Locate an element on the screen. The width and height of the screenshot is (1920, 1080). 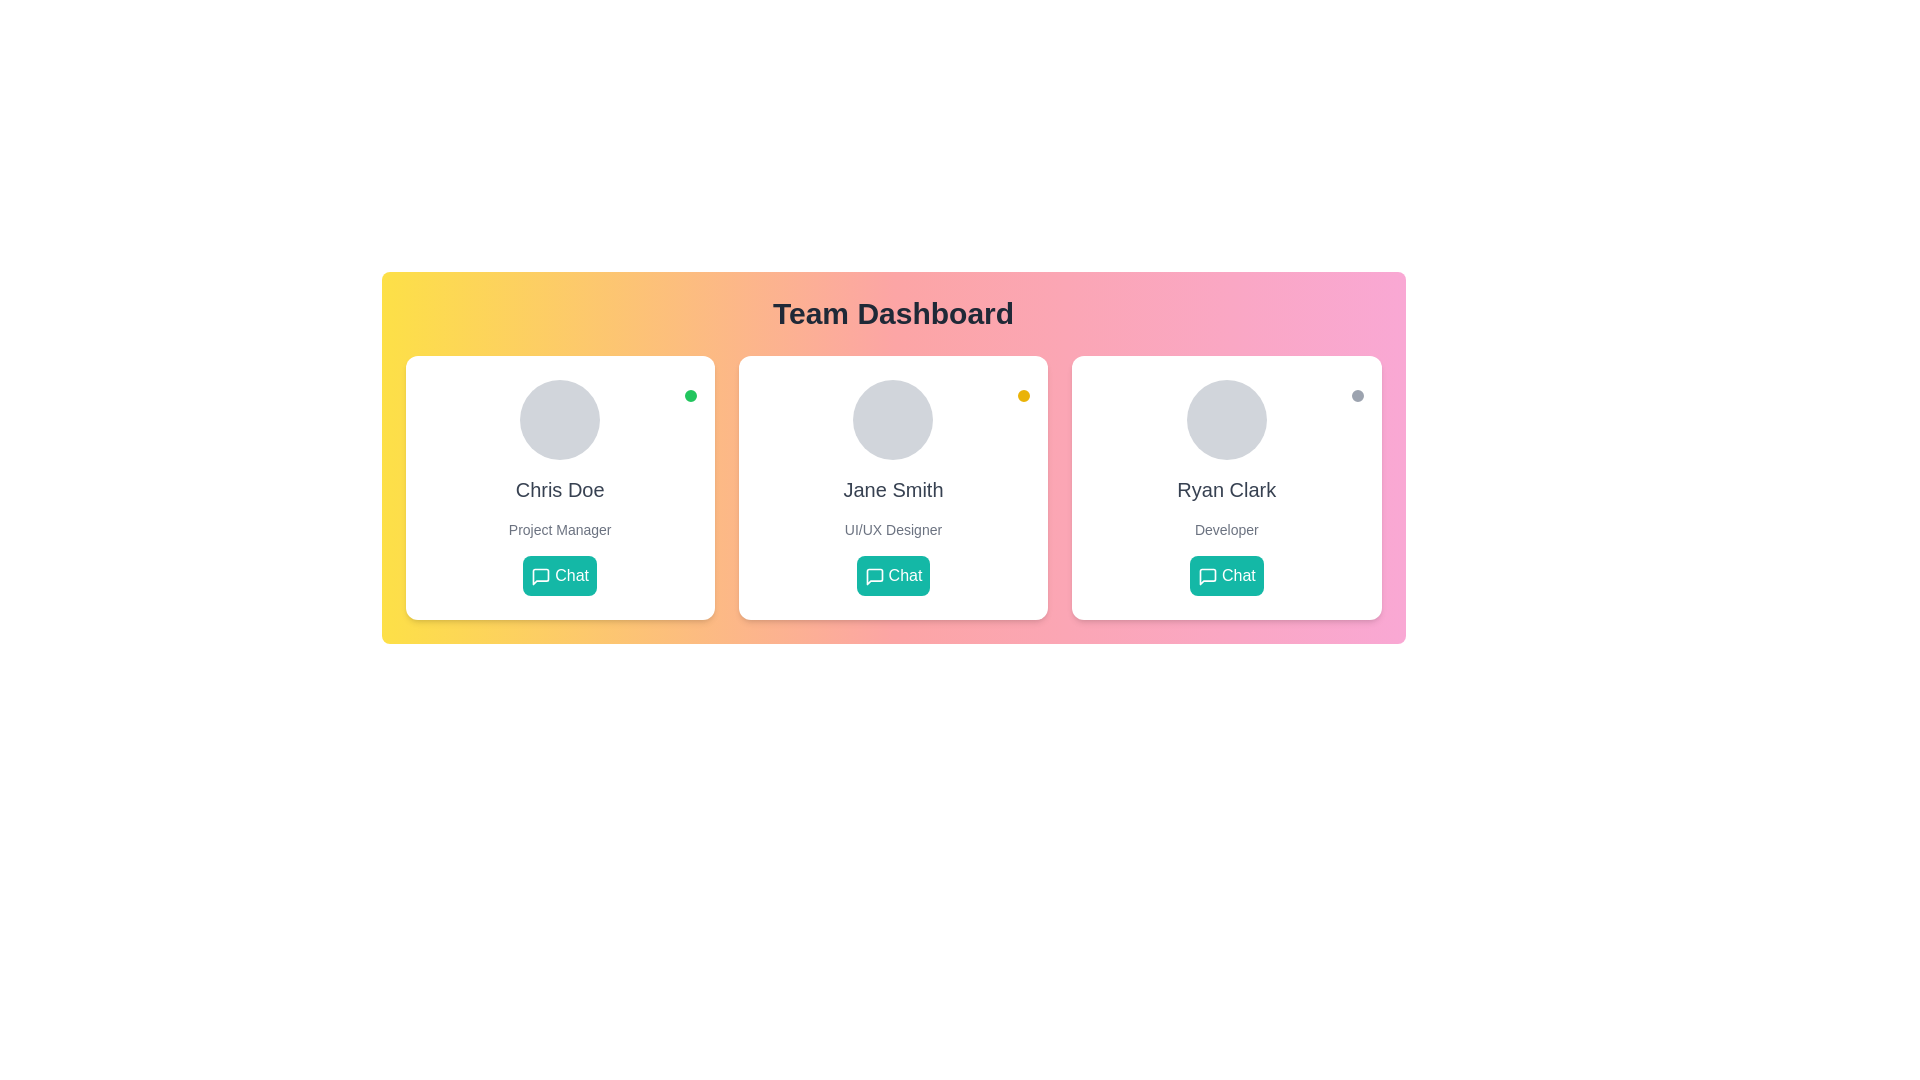
the small speech bubble icon with a thin circular border and rectangular base, which is part of the 'Chat' button located below Chris Doe's name and role is located at coordinates (541, 576).